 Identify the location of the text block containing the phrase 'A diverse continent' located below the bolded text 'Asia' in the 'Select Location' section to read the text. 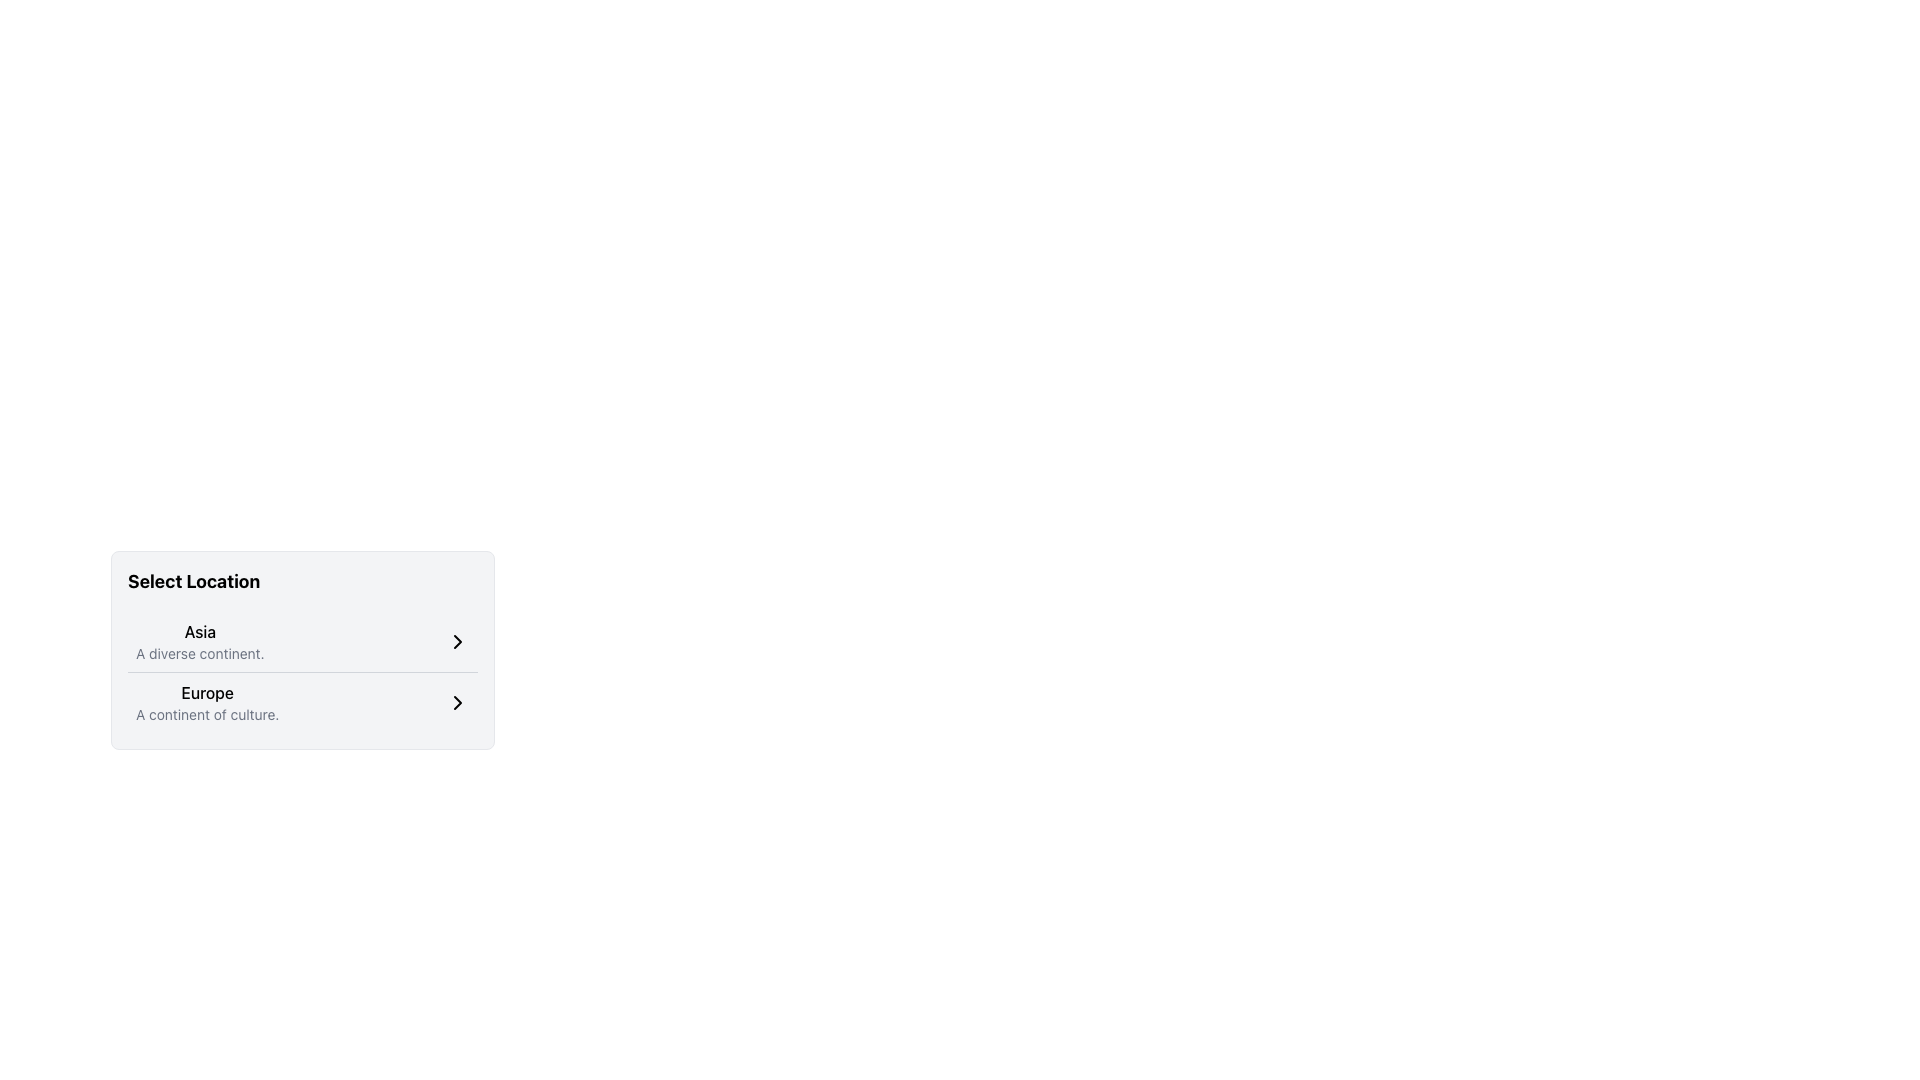
(200, 654).